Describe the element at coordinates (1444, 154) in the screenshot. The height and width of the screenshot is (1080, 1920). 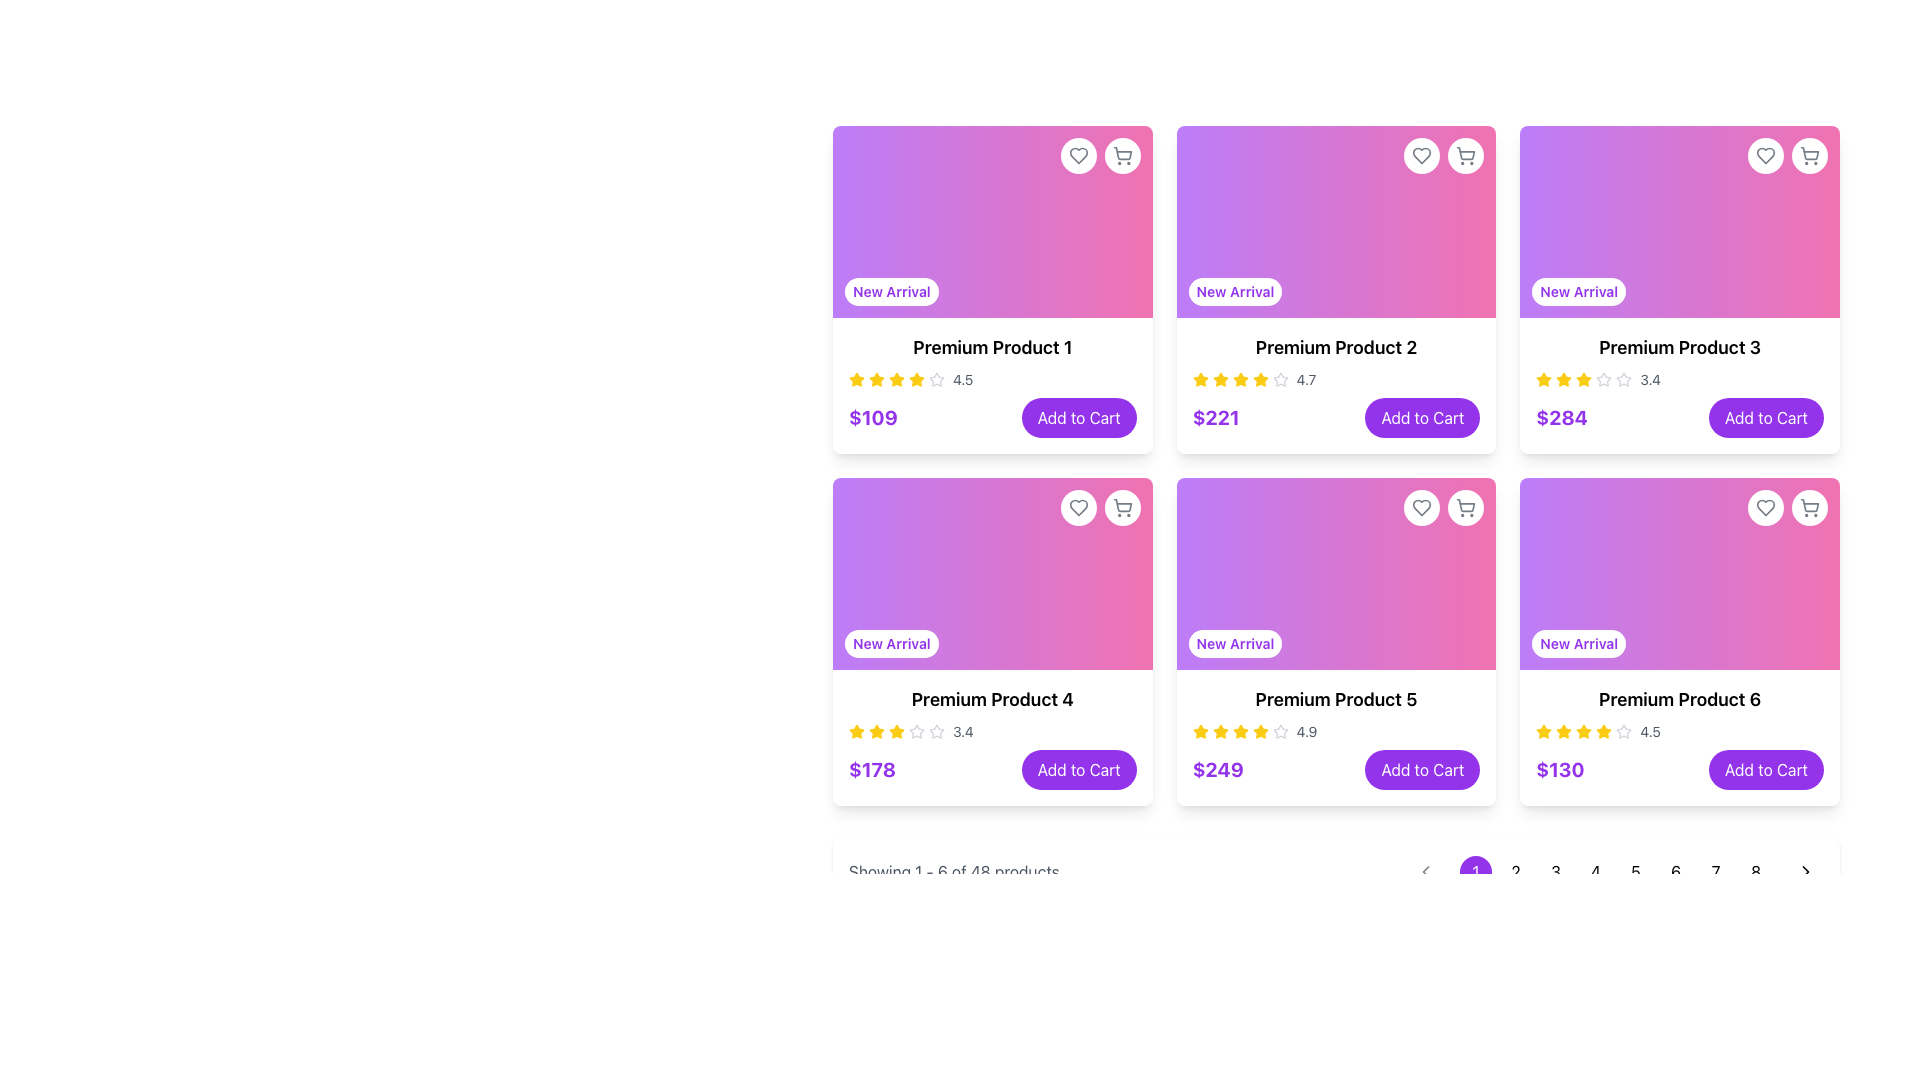
I see `the circular shopping cart button located in the top-right corner of the 'Premium Product 2' card to initiate an action` at that location.